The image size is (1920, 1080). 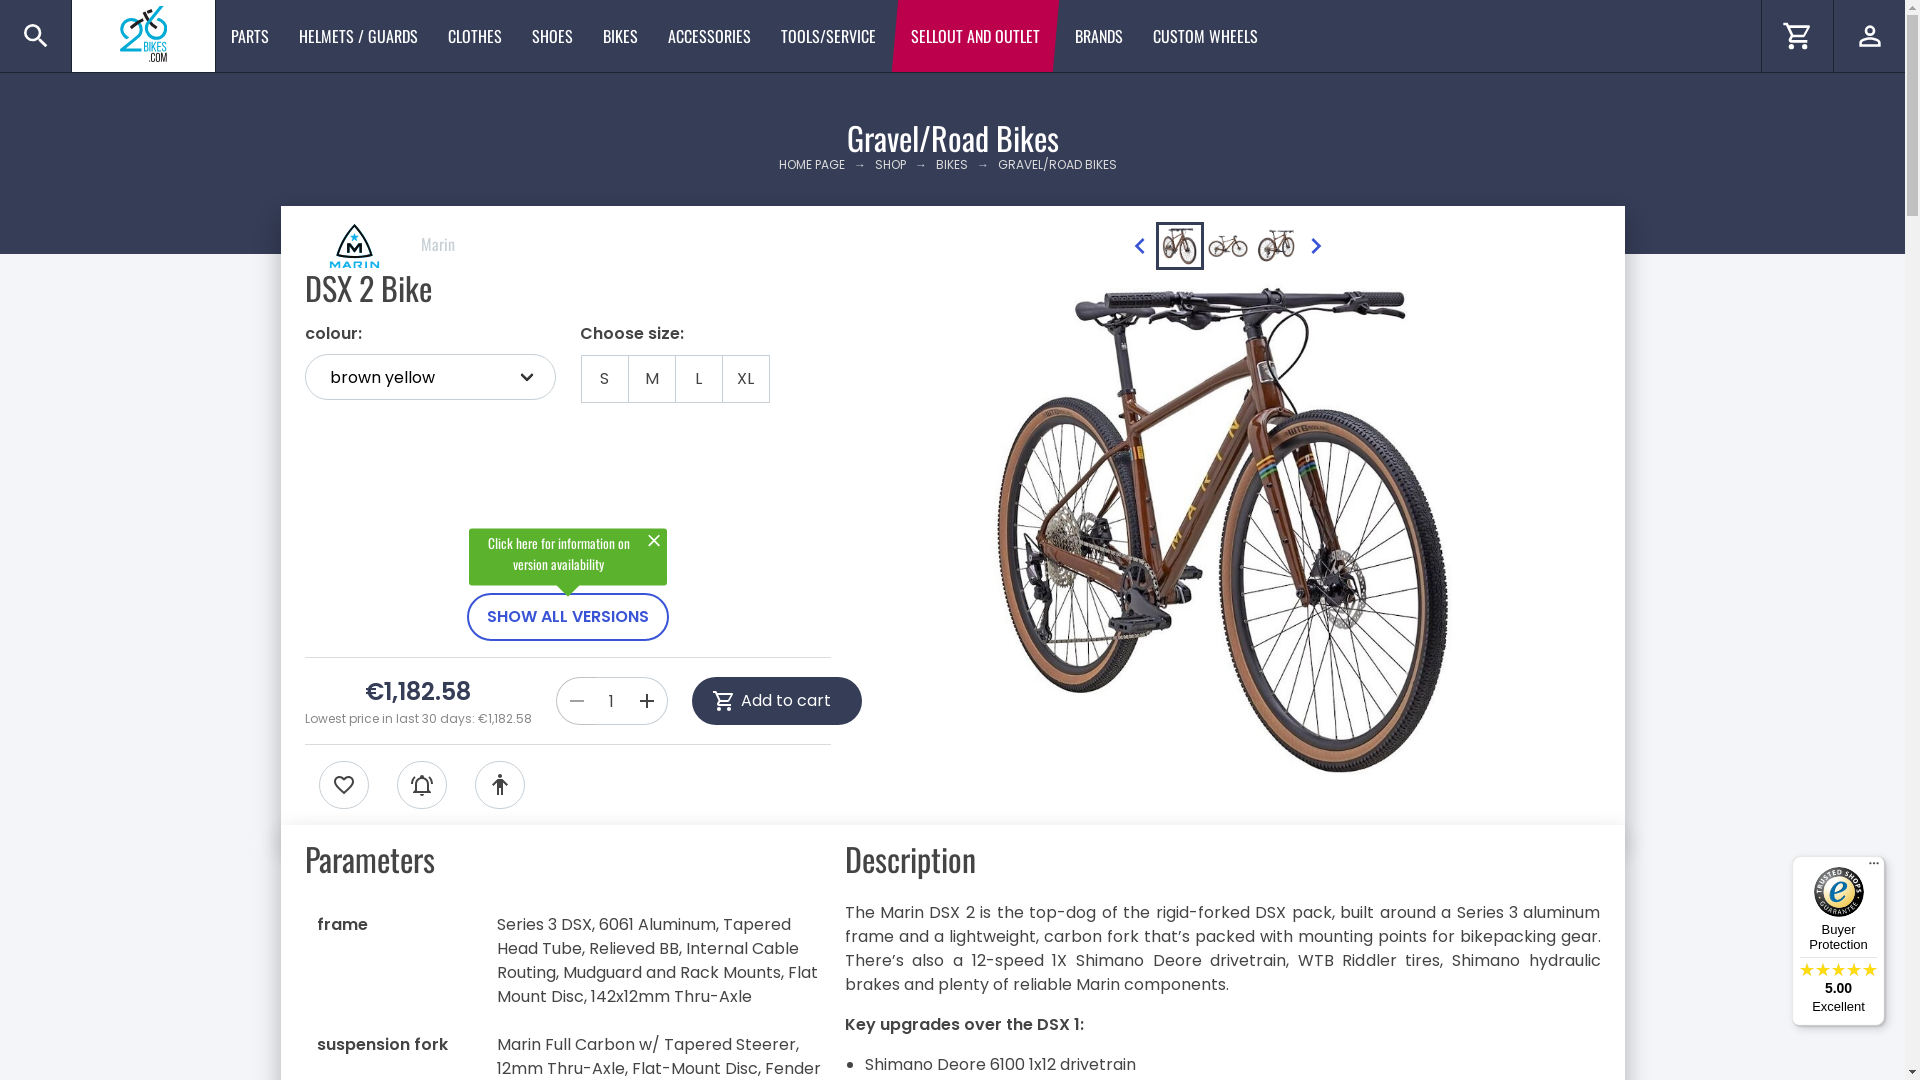 What do you see at coordinates (776, 700) in the screenshot?
I see `'Add to cart'` at bounding box center [776, 700].